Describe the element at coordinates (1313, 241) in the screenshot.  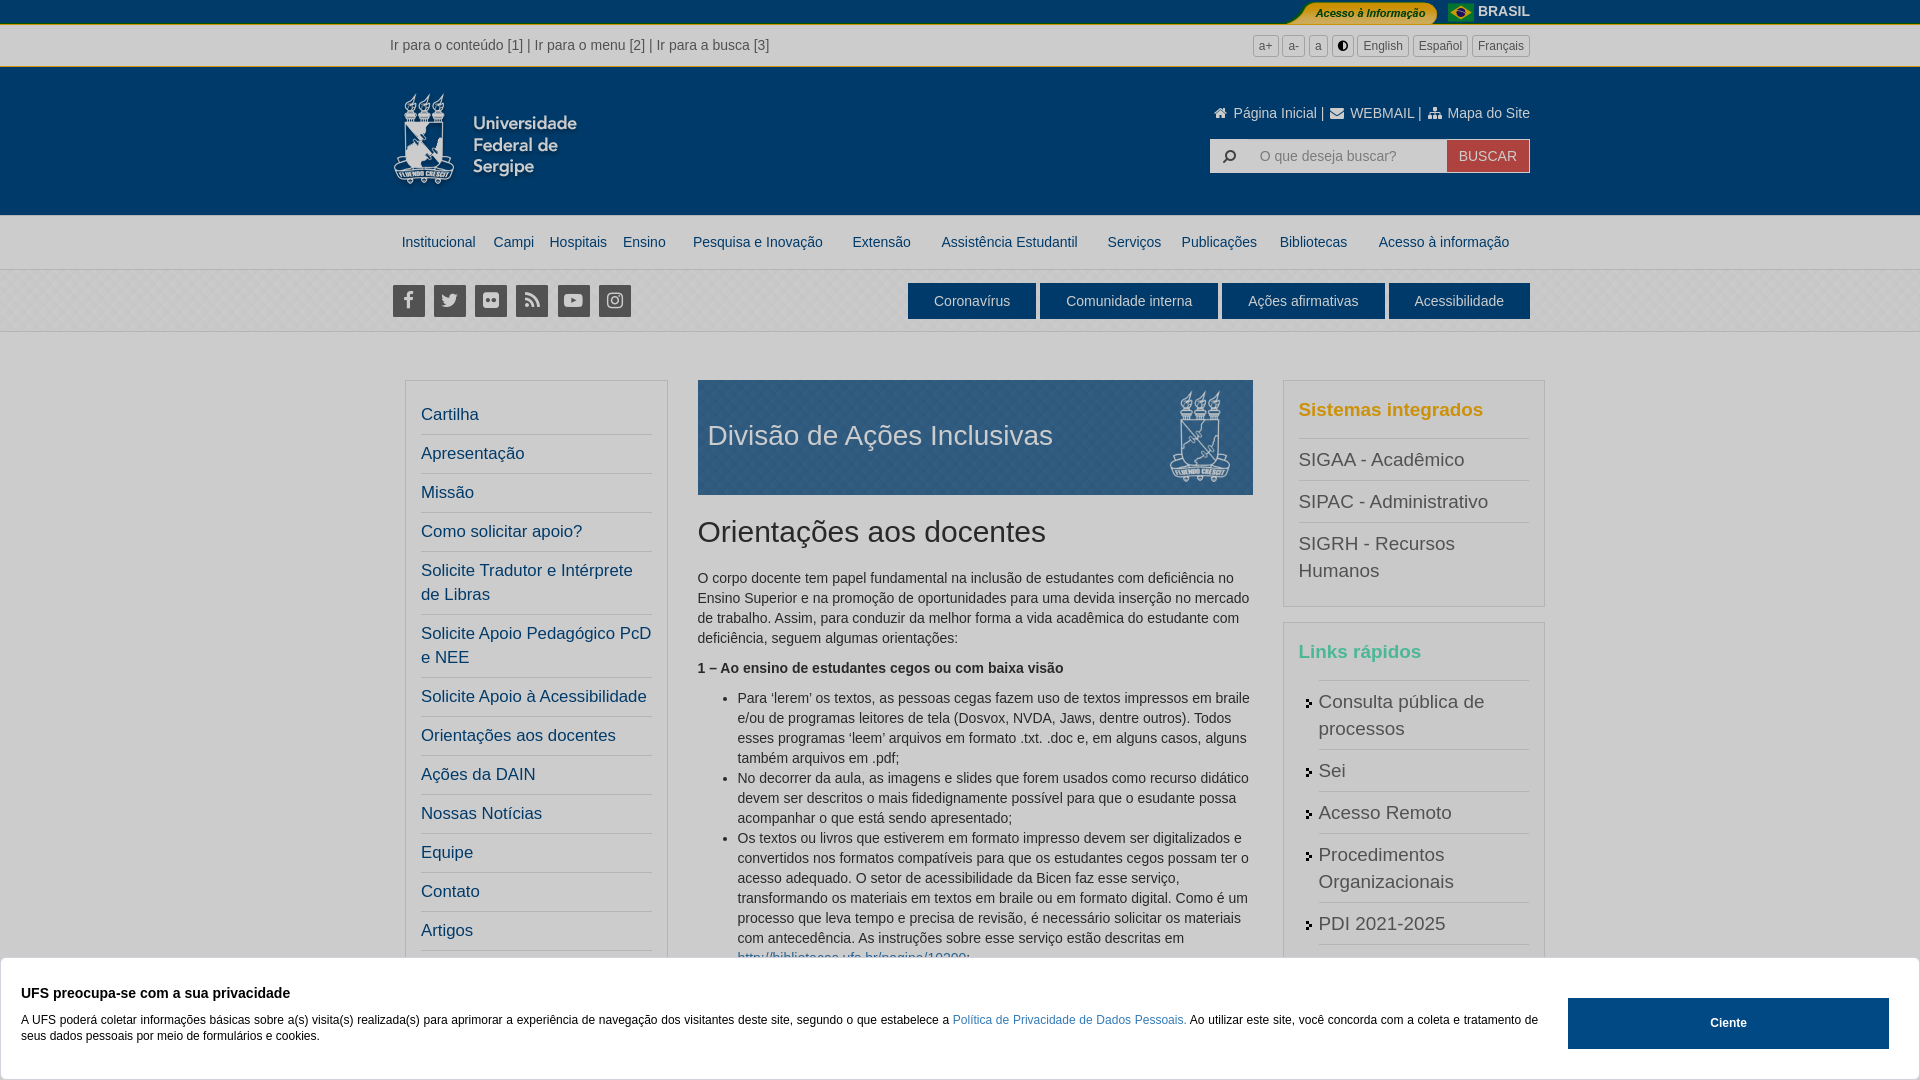
I see `'Bibliotecas'` at that location.